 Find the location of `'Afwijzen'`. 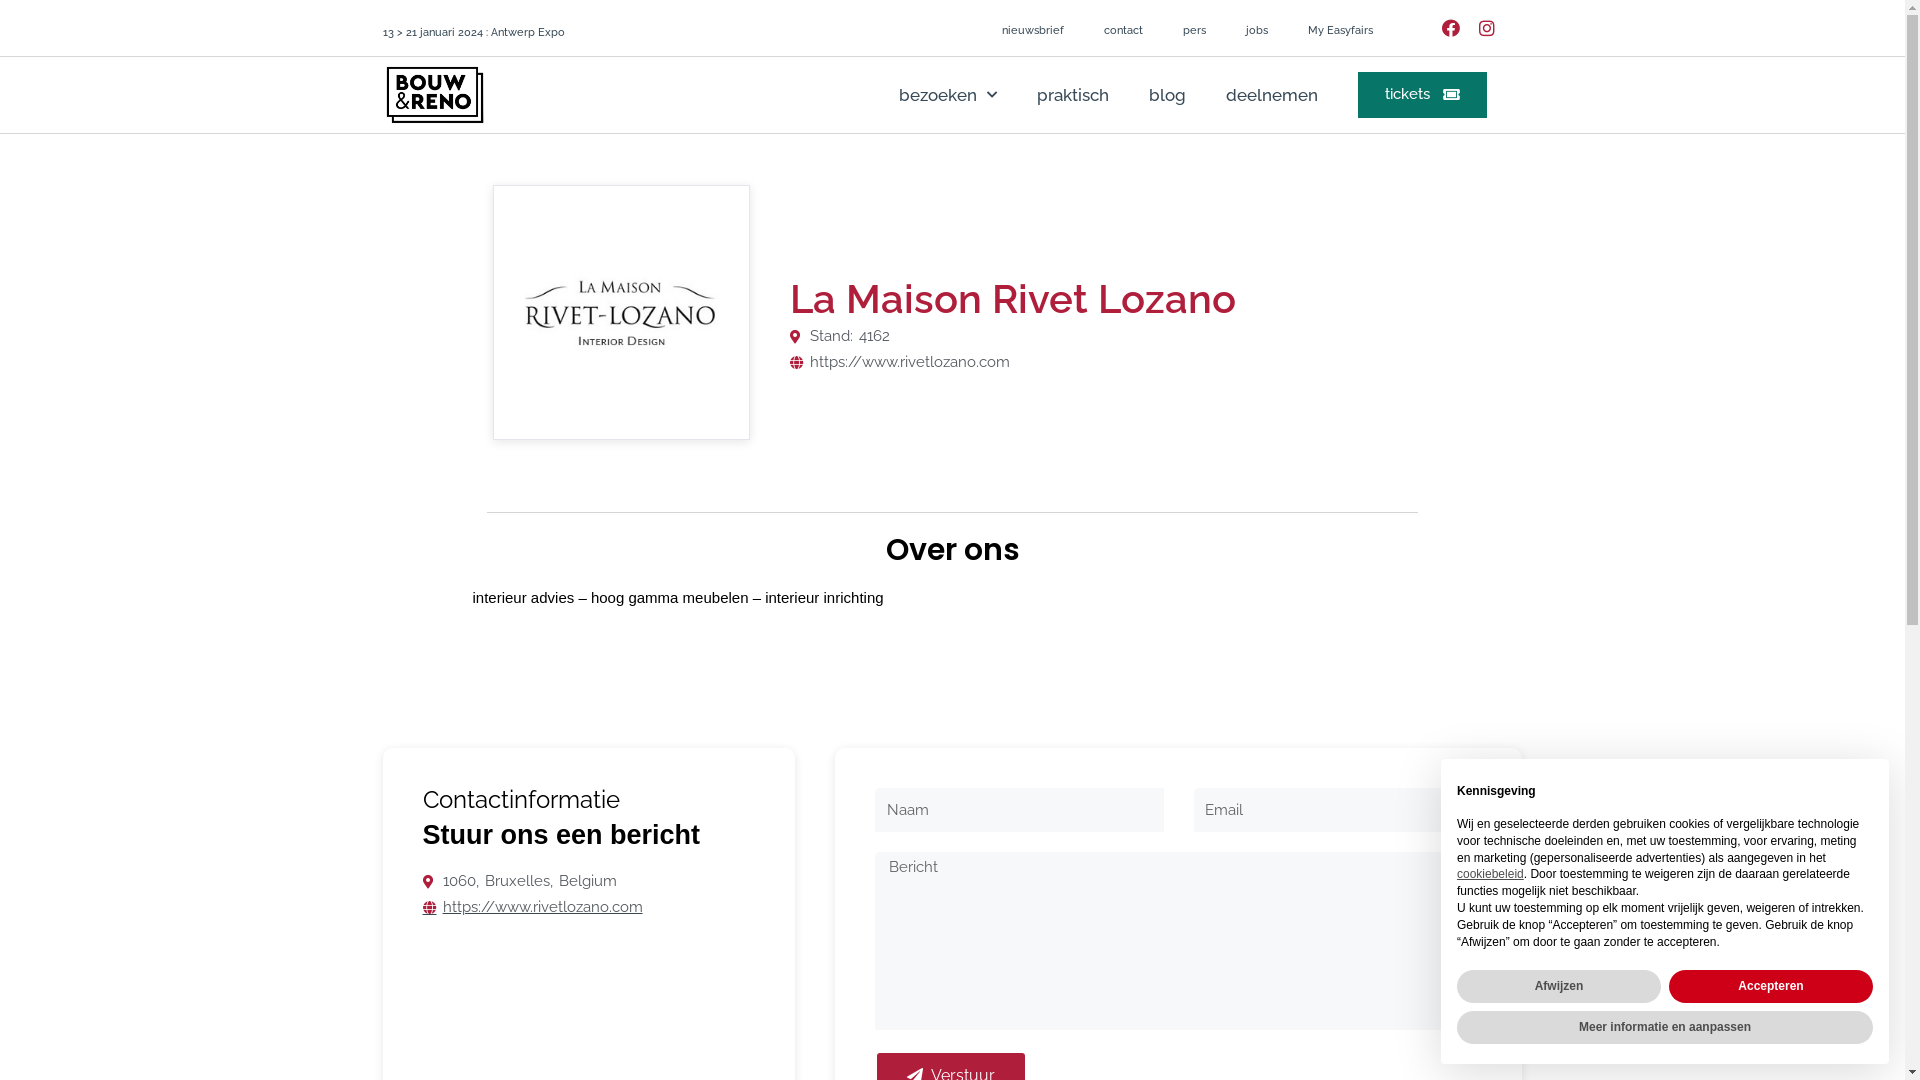

'Afwijzen' is located at coordinates (1457, 985).